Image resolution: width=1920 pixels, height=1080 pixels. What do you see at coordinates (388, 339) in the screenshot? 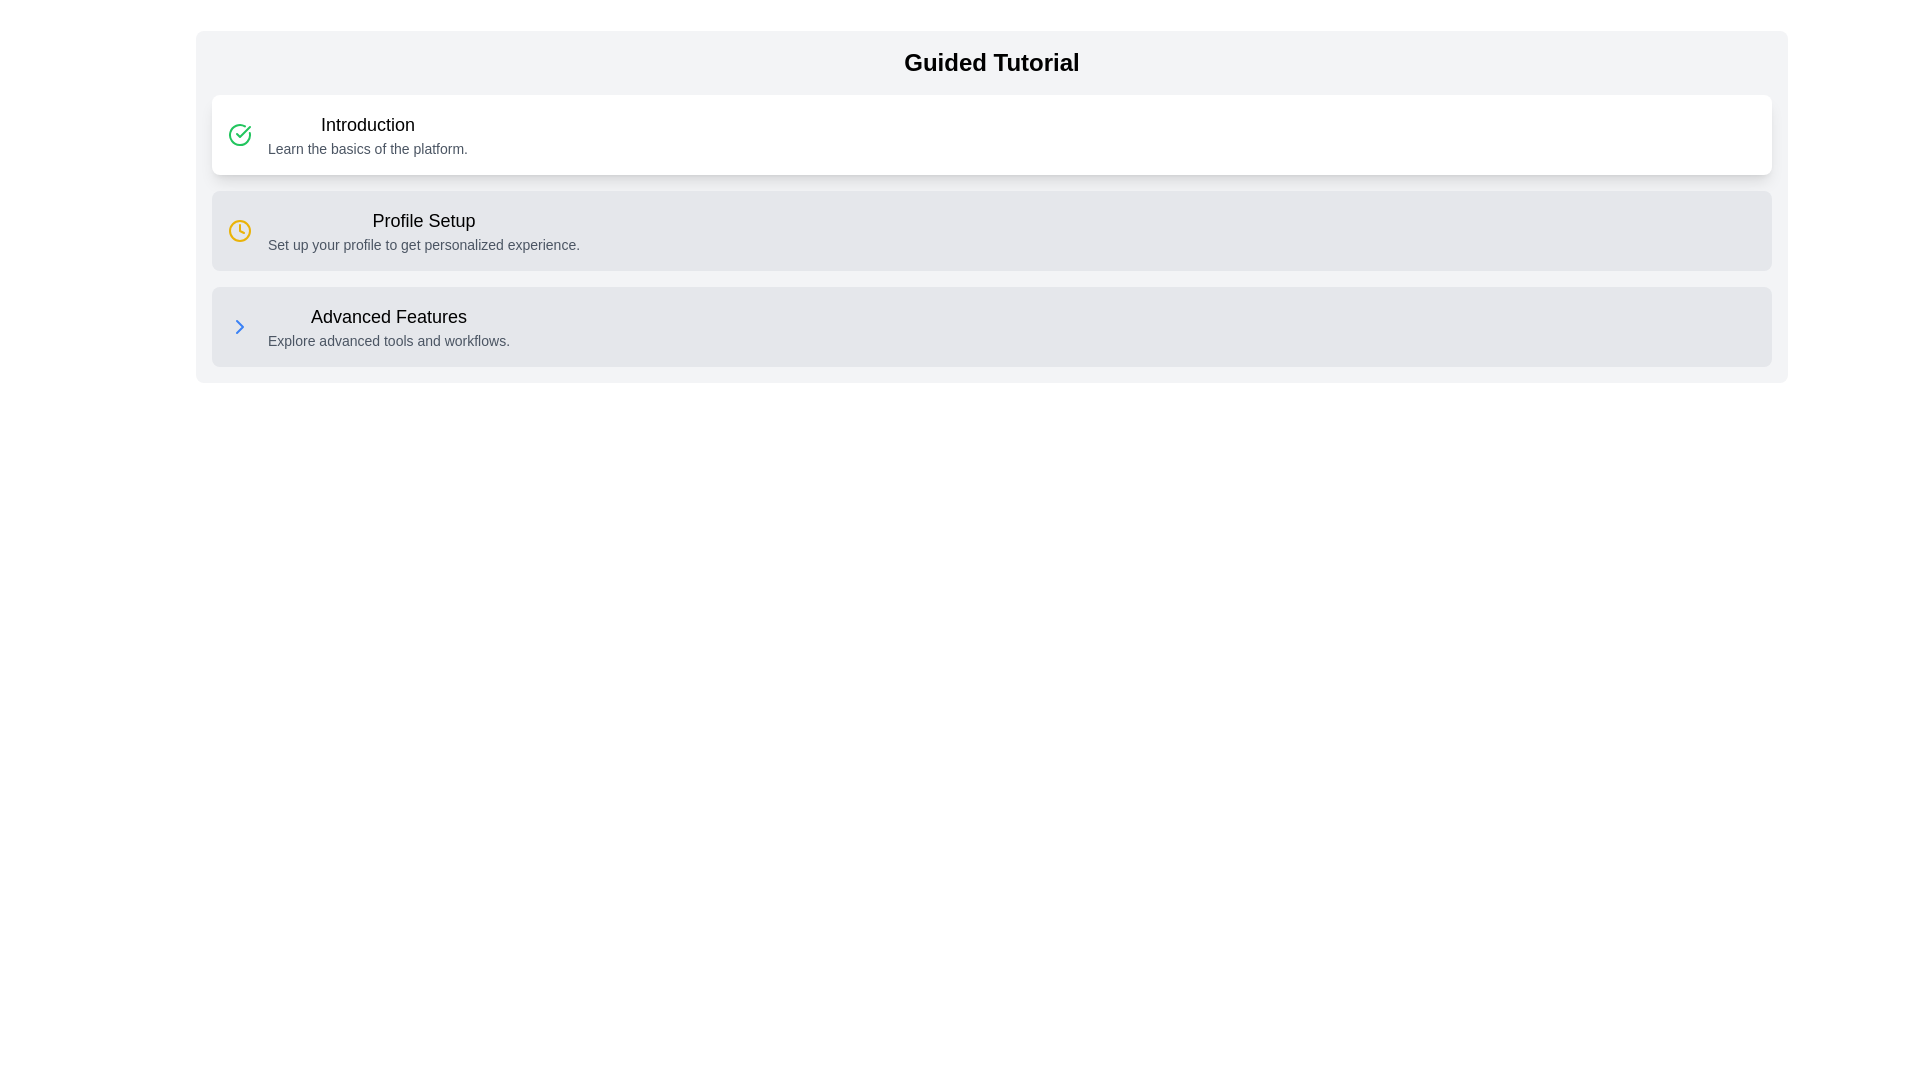
I see `the descriptive text element located underneath 'Advanced Features', which is the only text in that section` at bounding box center [388, 339].